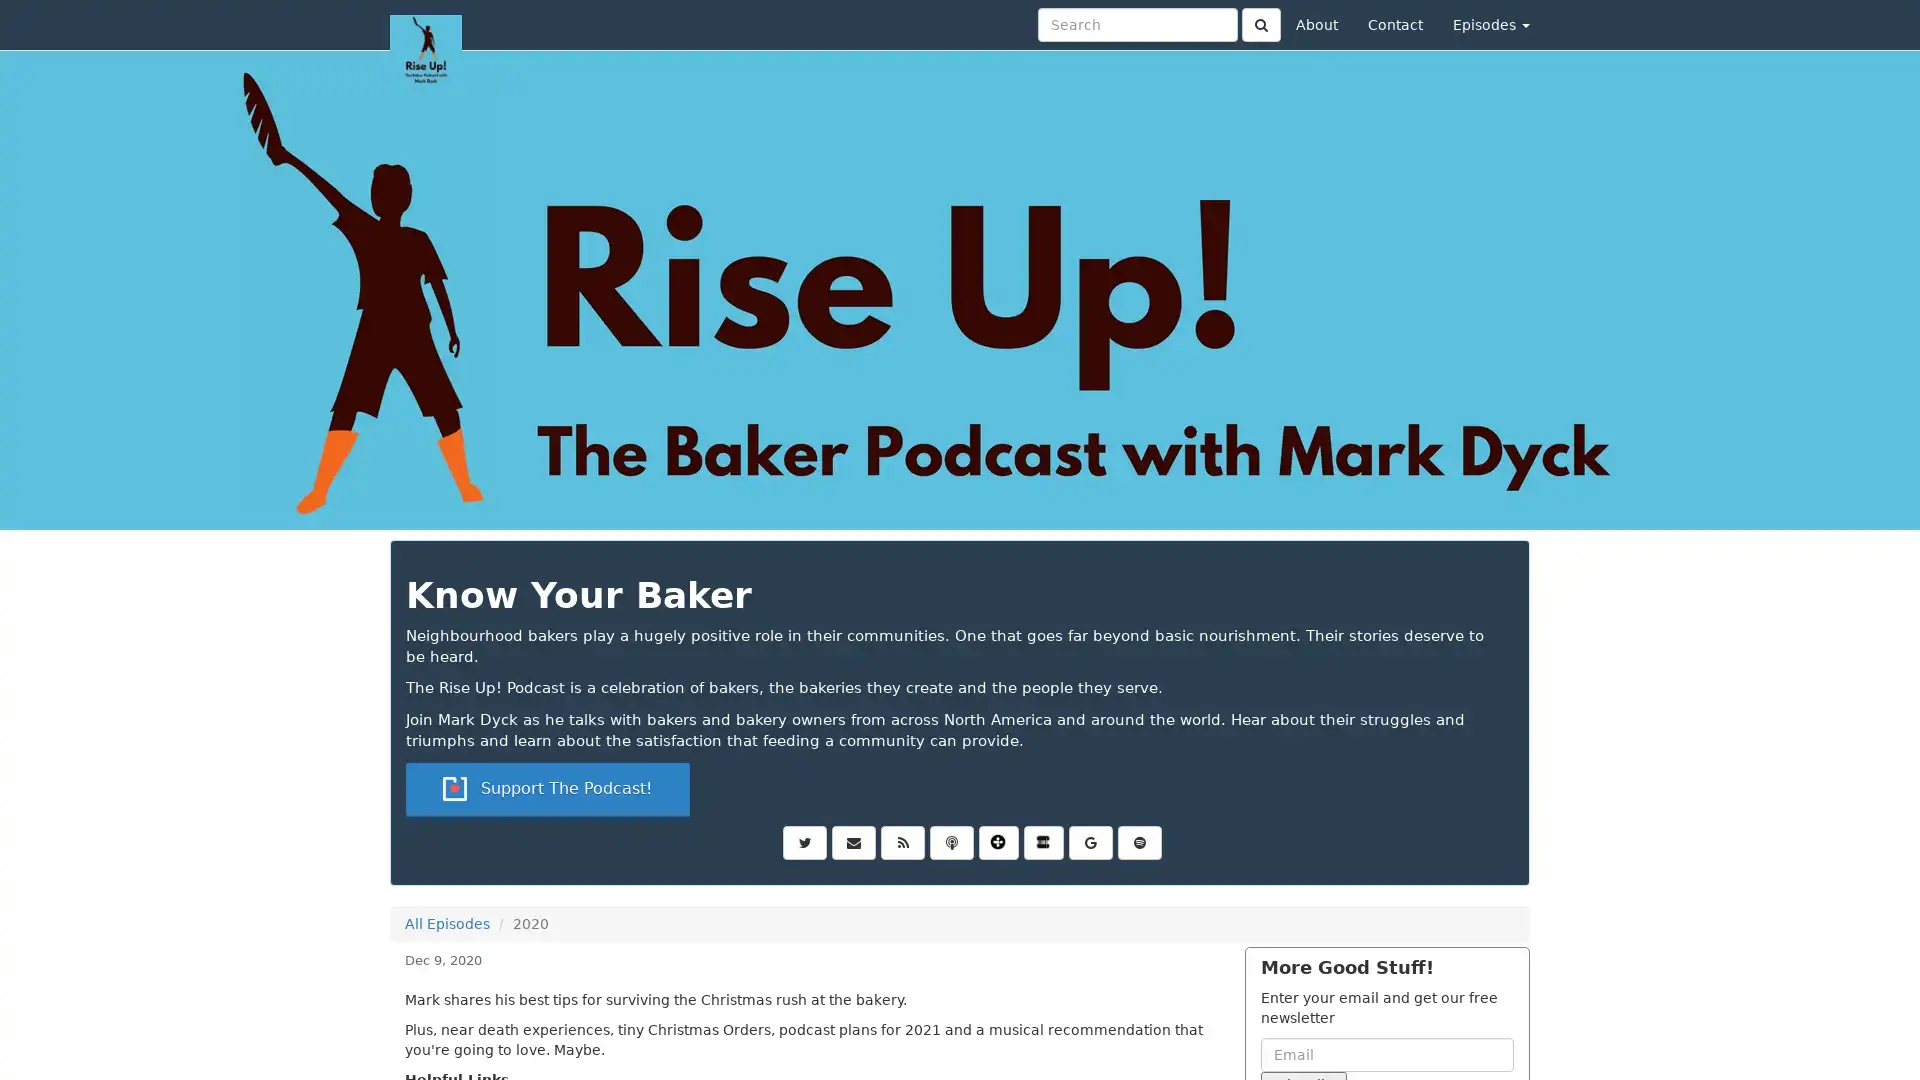 Image resolution: width=1920 pixels, height=1080 pixels. What do you see at coordinates (1260, 24) in the screenshot?
I see `Click to submit search` at bounding box center [1260, 24].